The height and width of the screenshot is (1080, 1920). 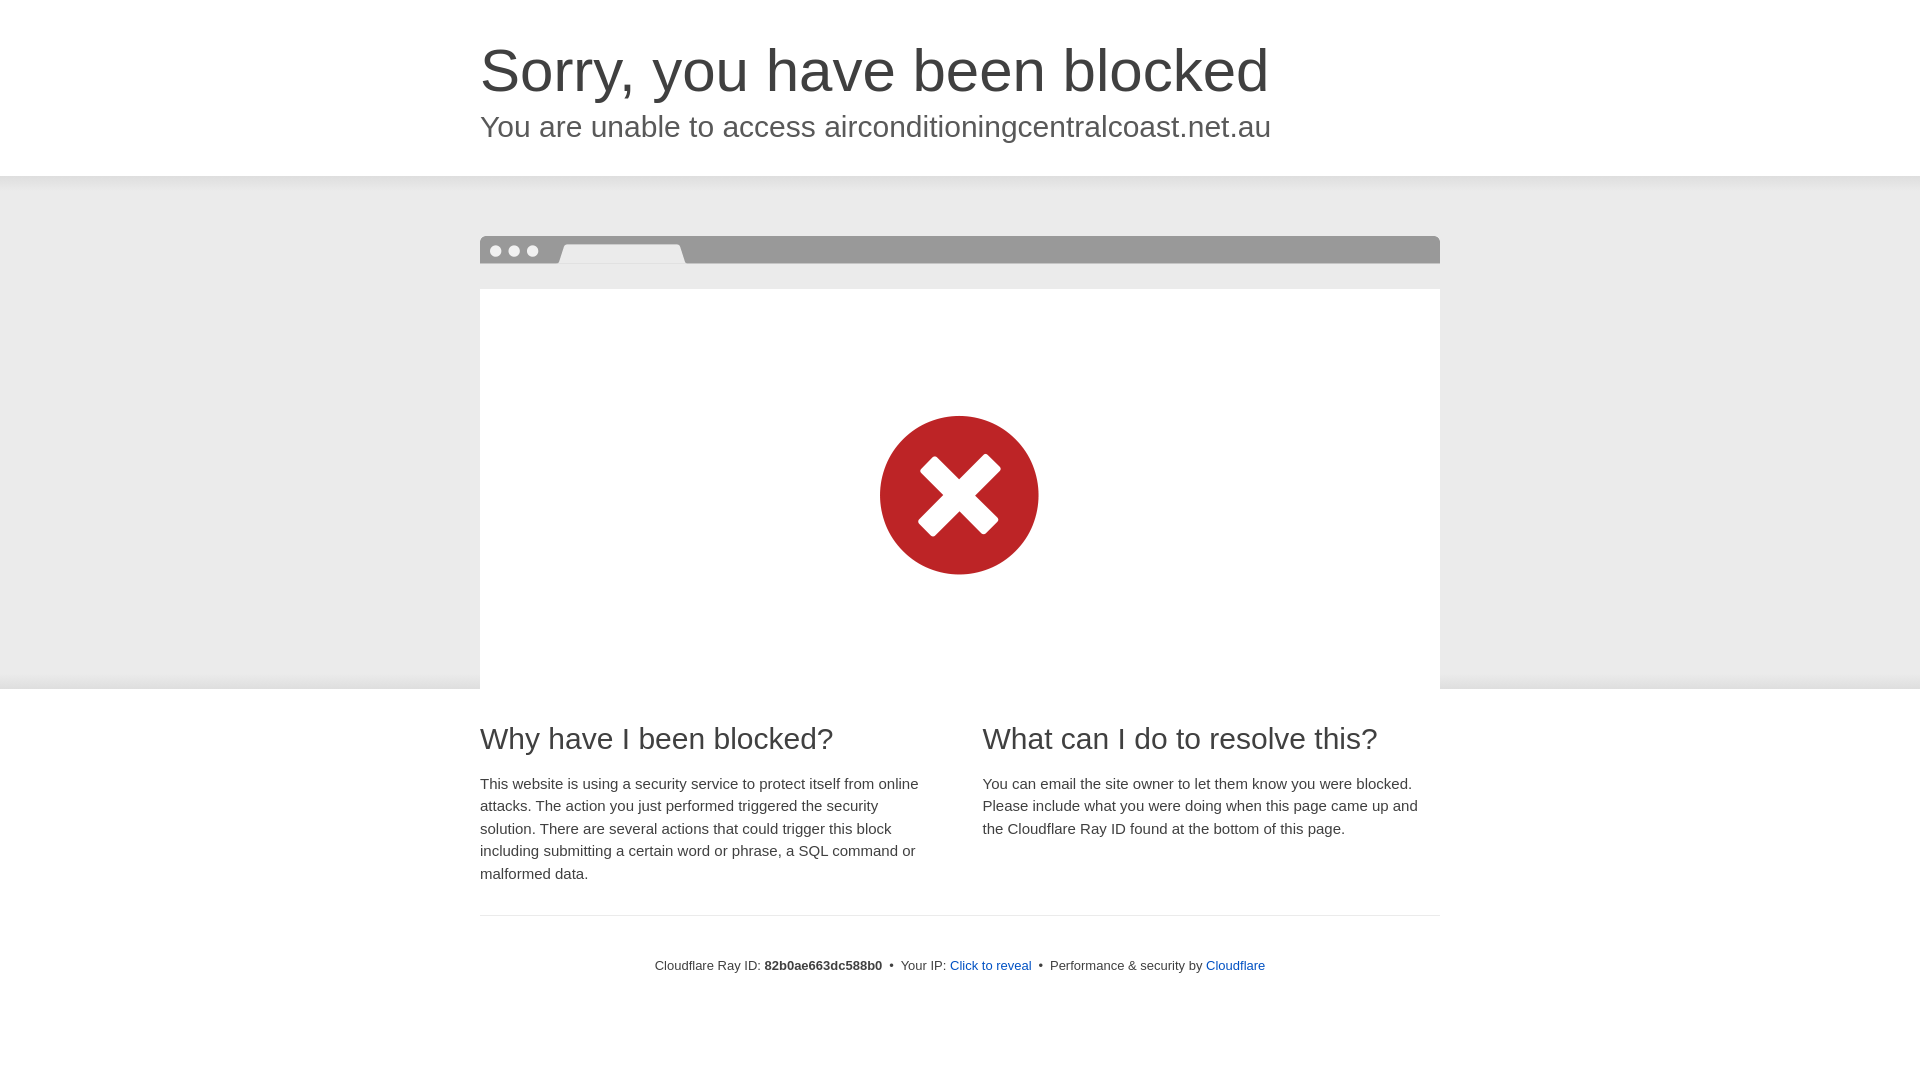 I want to click on 'Click to reveal', so click(x=990, y=964).